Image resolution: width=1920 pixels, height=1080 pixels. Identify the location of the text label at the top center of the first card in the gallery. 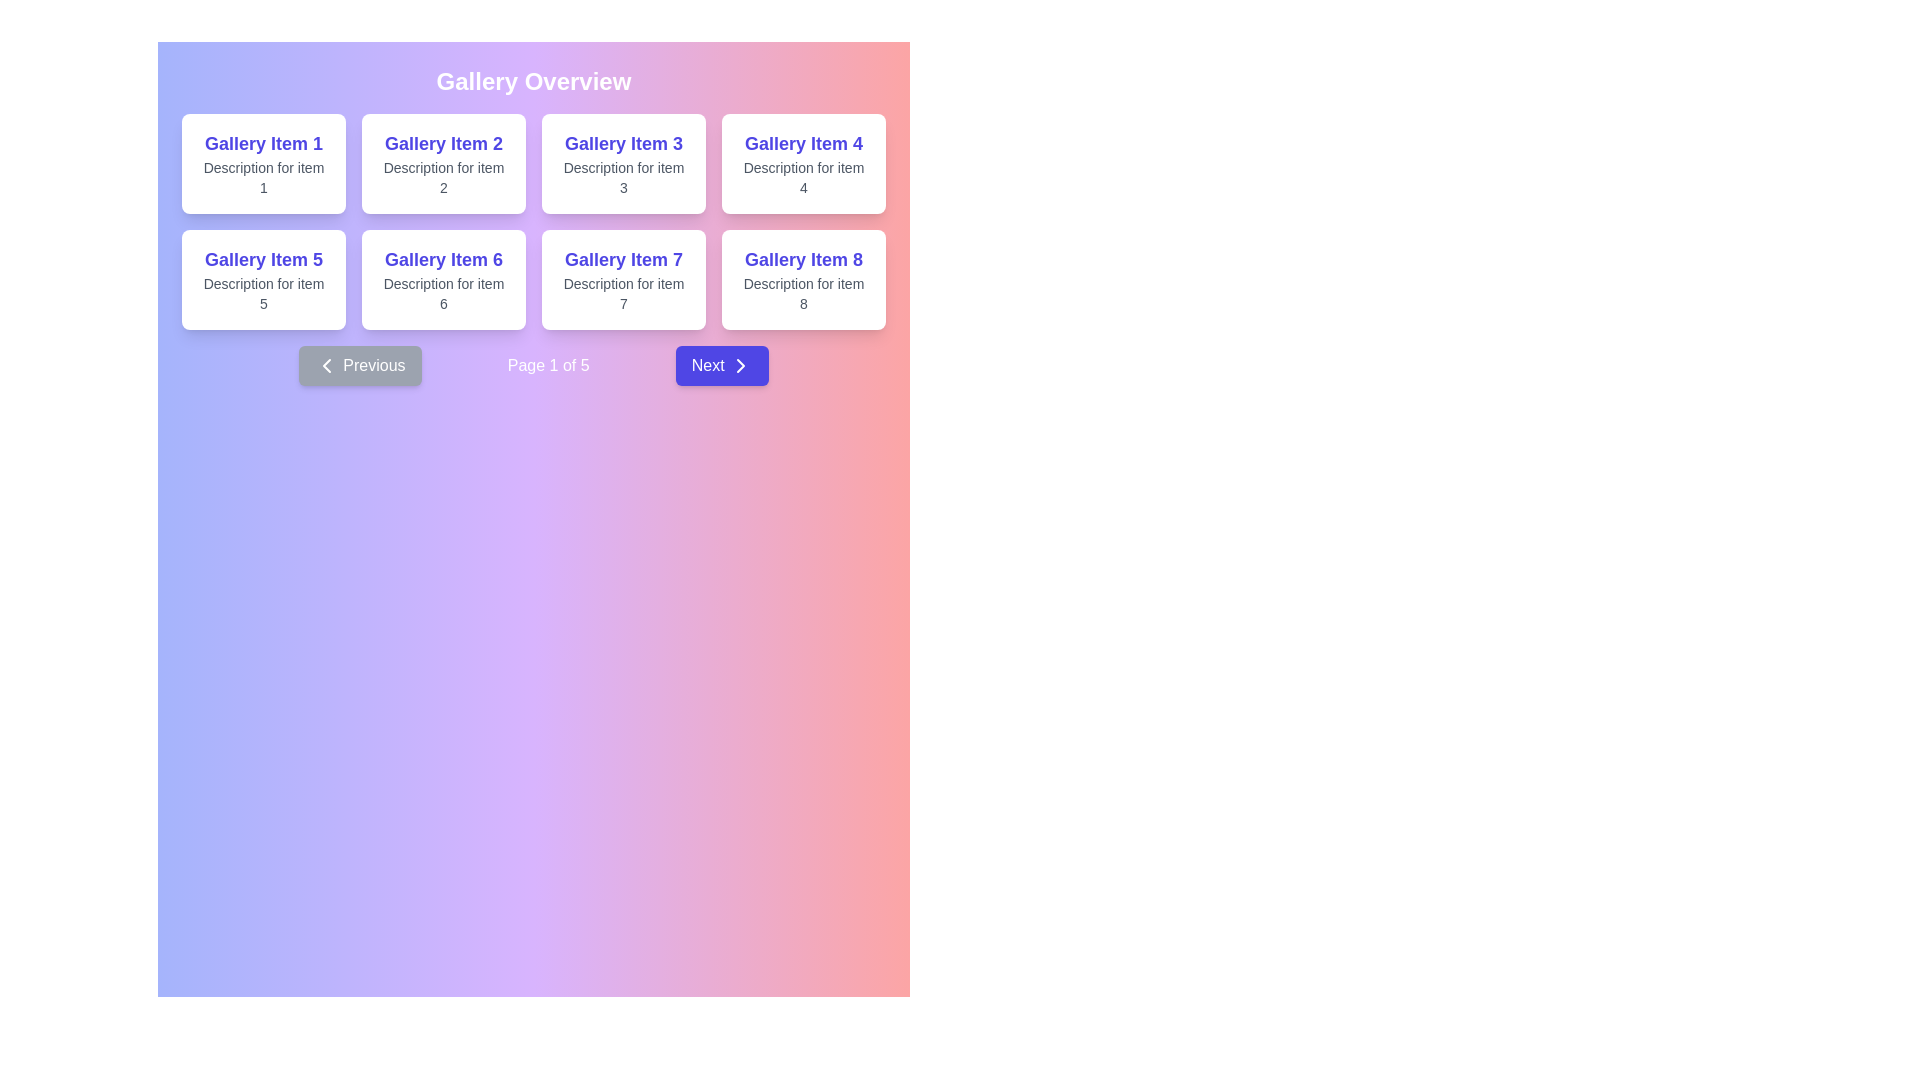
(263, 142).